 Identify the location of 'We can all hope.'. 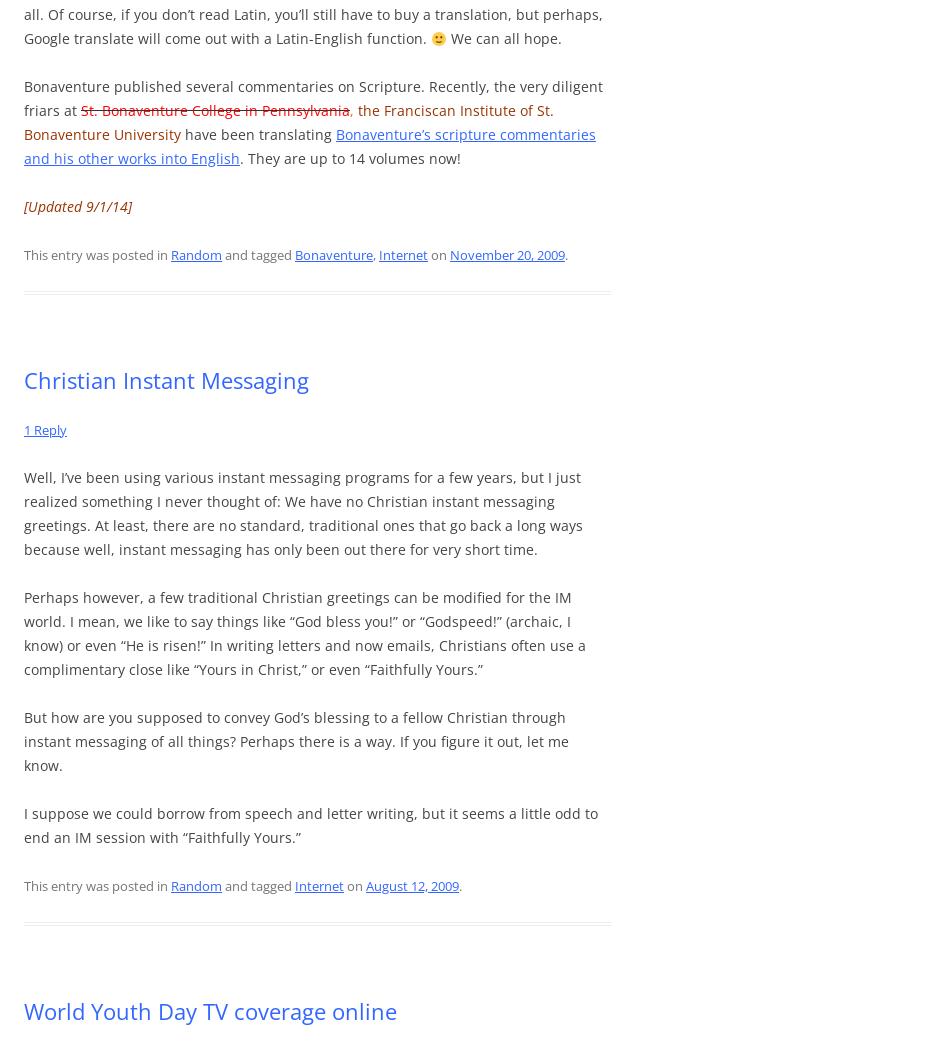
(503, 37).